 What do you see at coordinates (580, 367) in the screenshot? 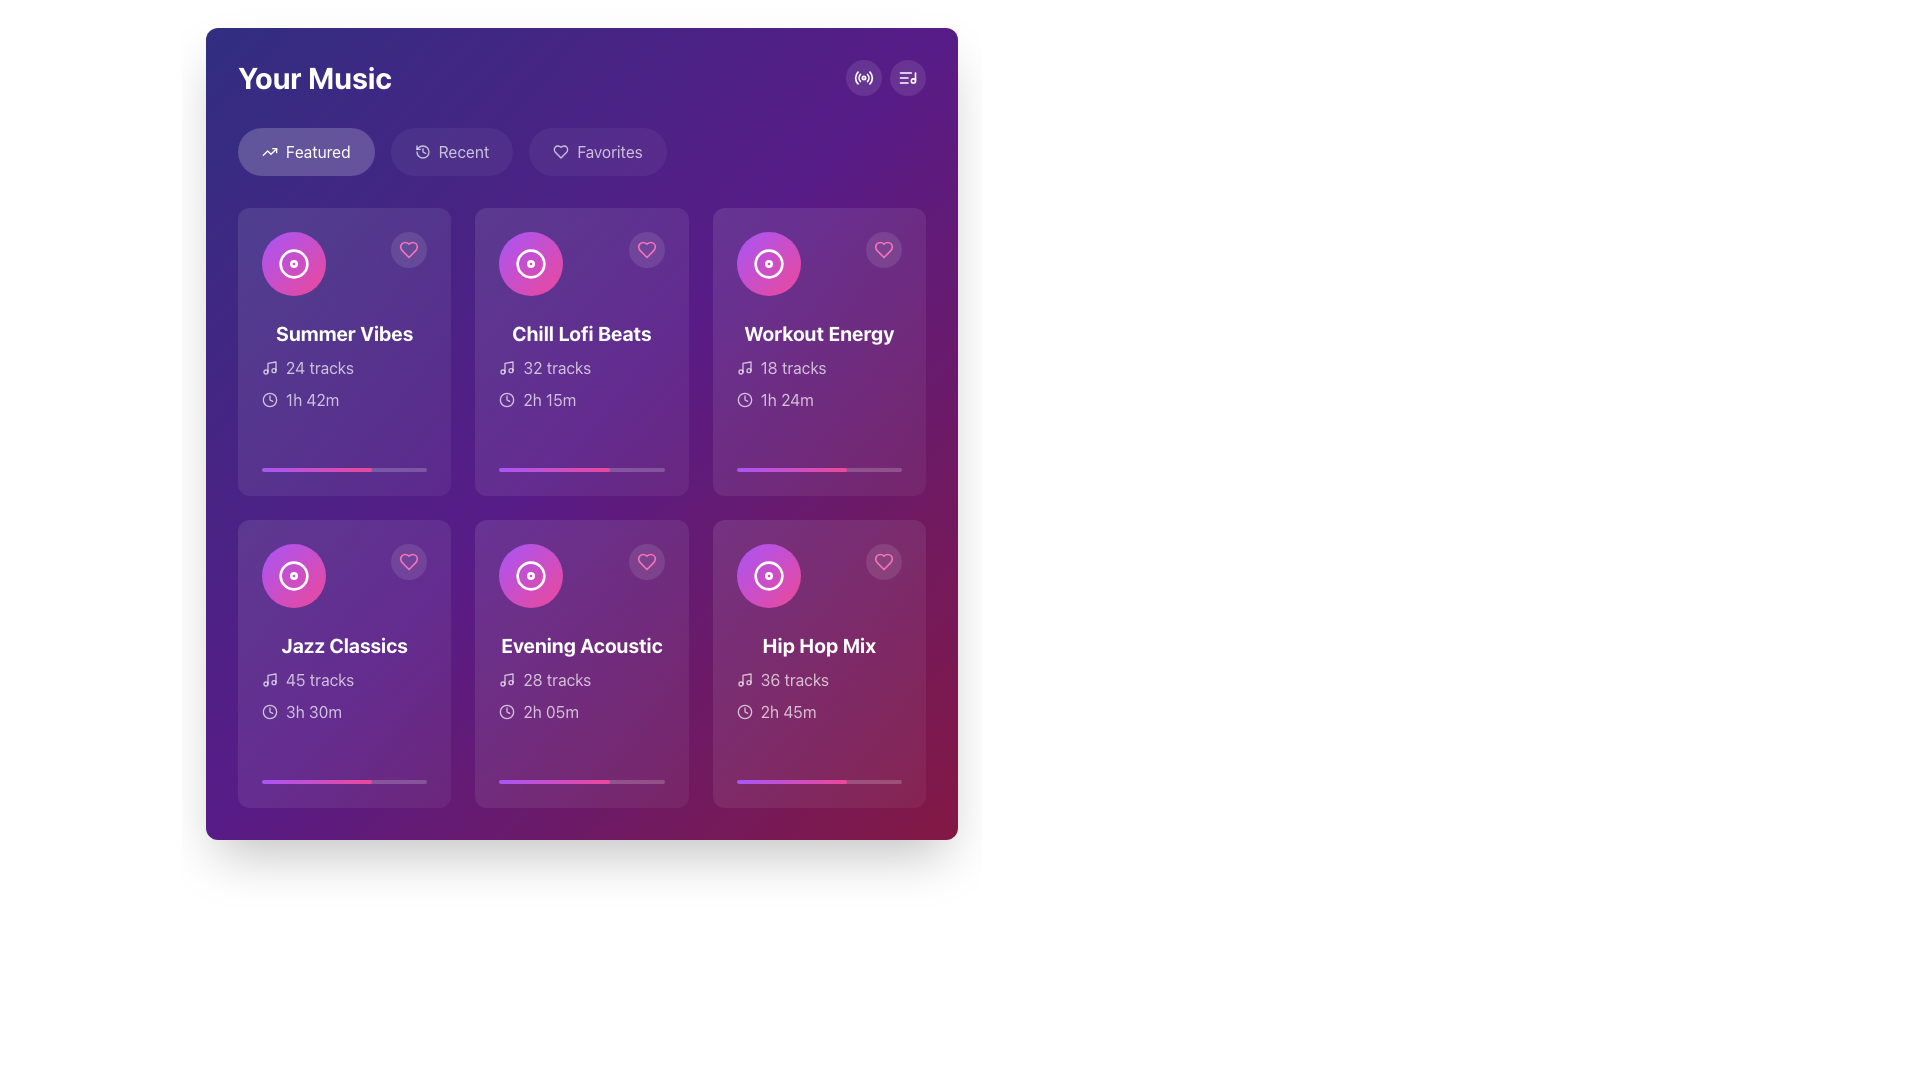
I see `the static text label displaying '32 tracks', which is styled with a muted white color and is located under the 'Chill Lofi Beats' card in the middle column of a 3x2 grid of music cards` at bounding box center [580, 367].